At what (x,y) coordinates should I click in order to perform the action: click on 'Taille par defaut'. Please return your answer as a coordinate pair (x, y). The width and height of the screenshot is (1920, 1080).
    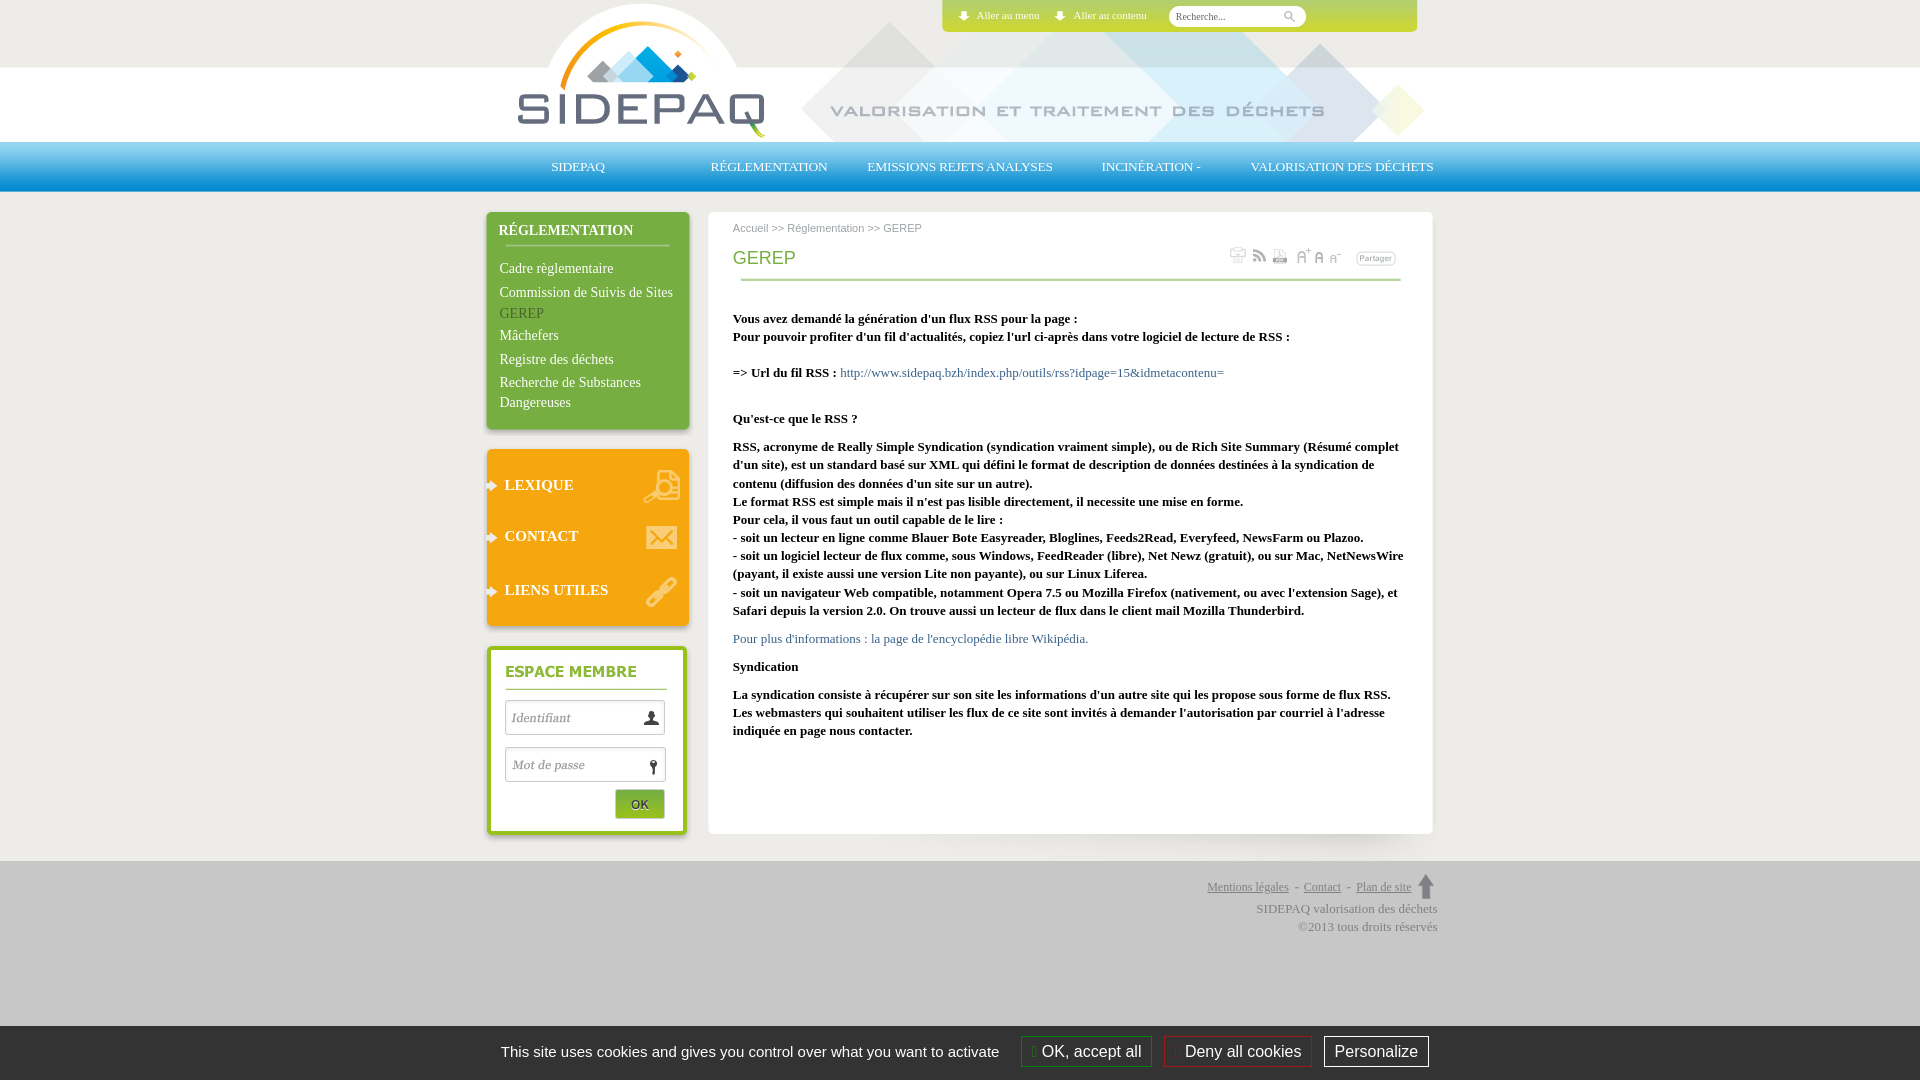
    Looking at the image, I should click on (1320, 253).